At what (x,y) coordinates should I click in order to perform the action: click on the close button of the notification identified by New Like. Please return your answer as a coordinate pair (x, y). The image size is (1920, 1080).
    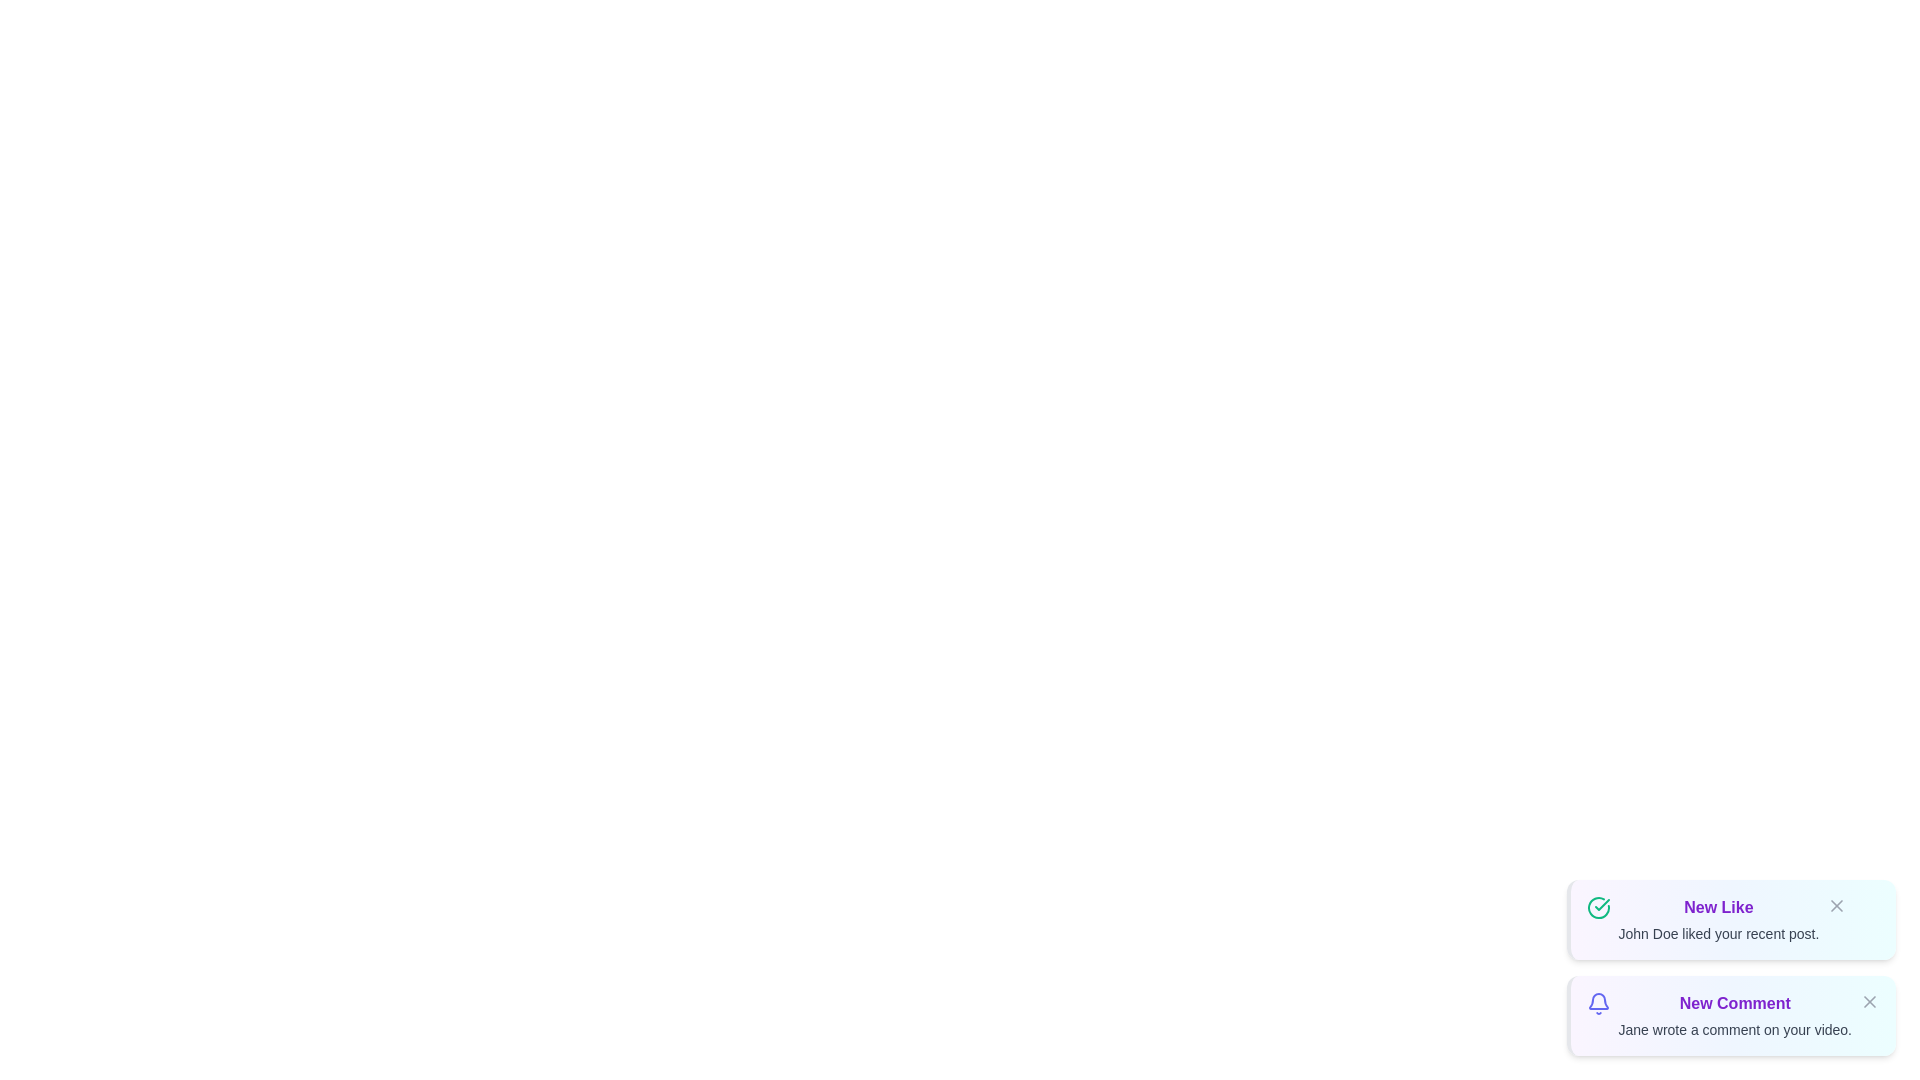
    Looking at the image, I should click on (1837, 906).